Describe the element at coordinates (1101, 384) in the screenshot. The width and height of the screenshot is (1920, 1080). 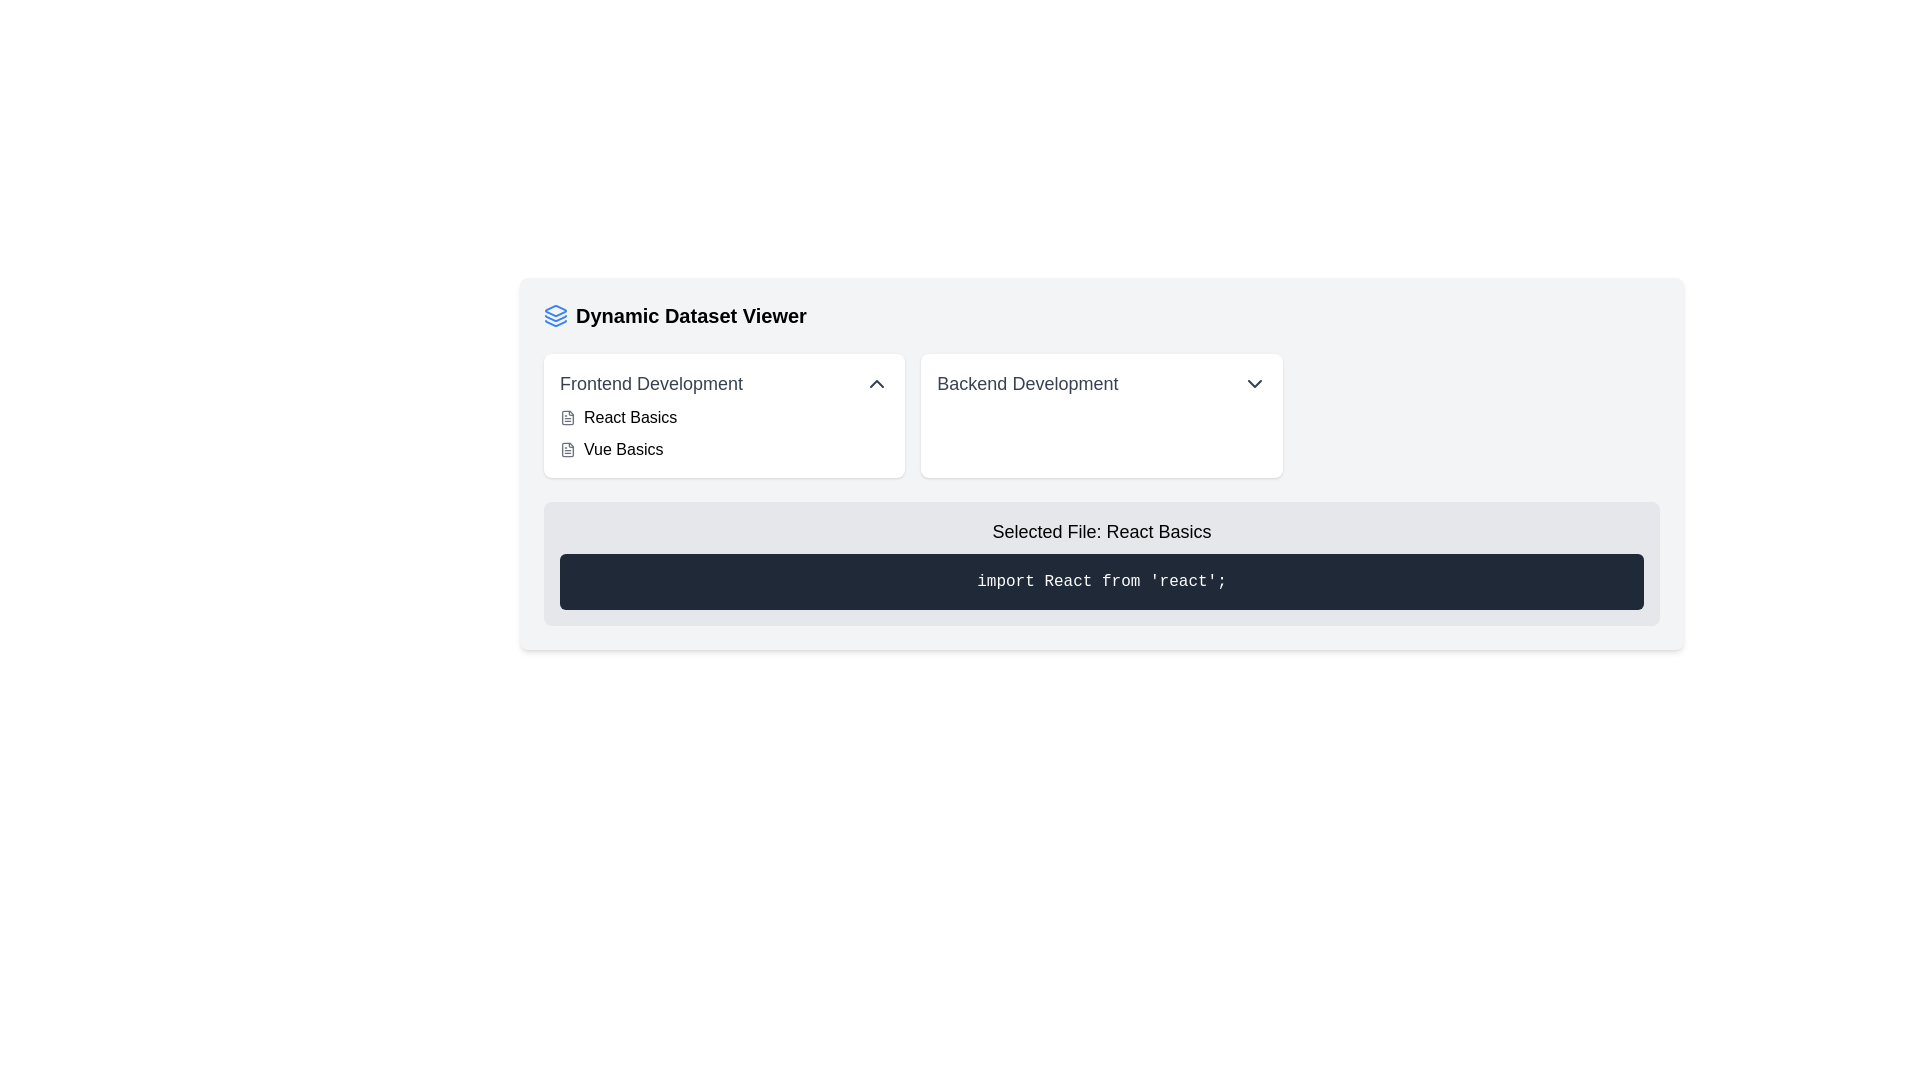
I see `the 'Backend Development' dropdown trigger, which features a medium gray font and a chevron icon` at that location.